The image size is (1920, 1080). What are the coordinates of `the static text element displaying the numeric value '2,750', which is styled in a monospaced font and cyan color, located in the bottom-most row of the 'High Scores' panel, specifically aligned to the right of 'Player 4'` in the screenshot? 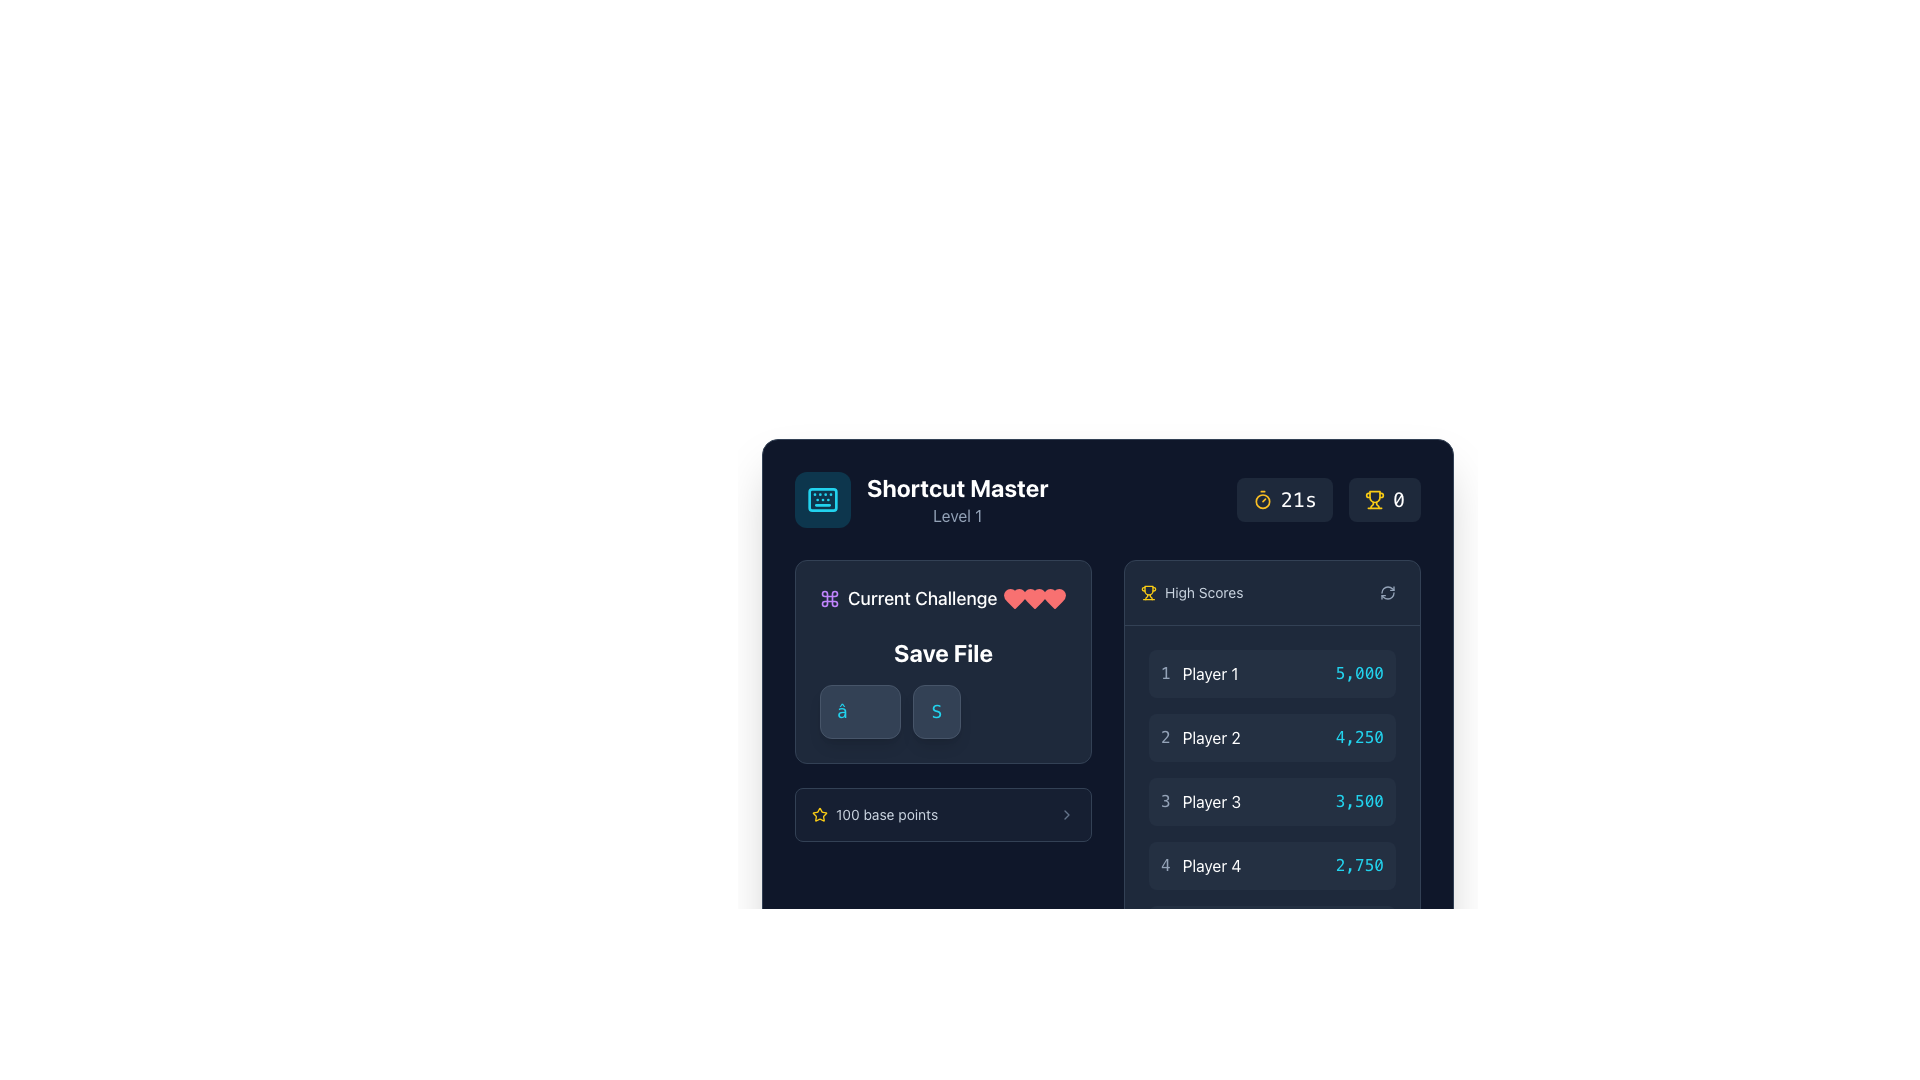 It's located at (1359, 865).